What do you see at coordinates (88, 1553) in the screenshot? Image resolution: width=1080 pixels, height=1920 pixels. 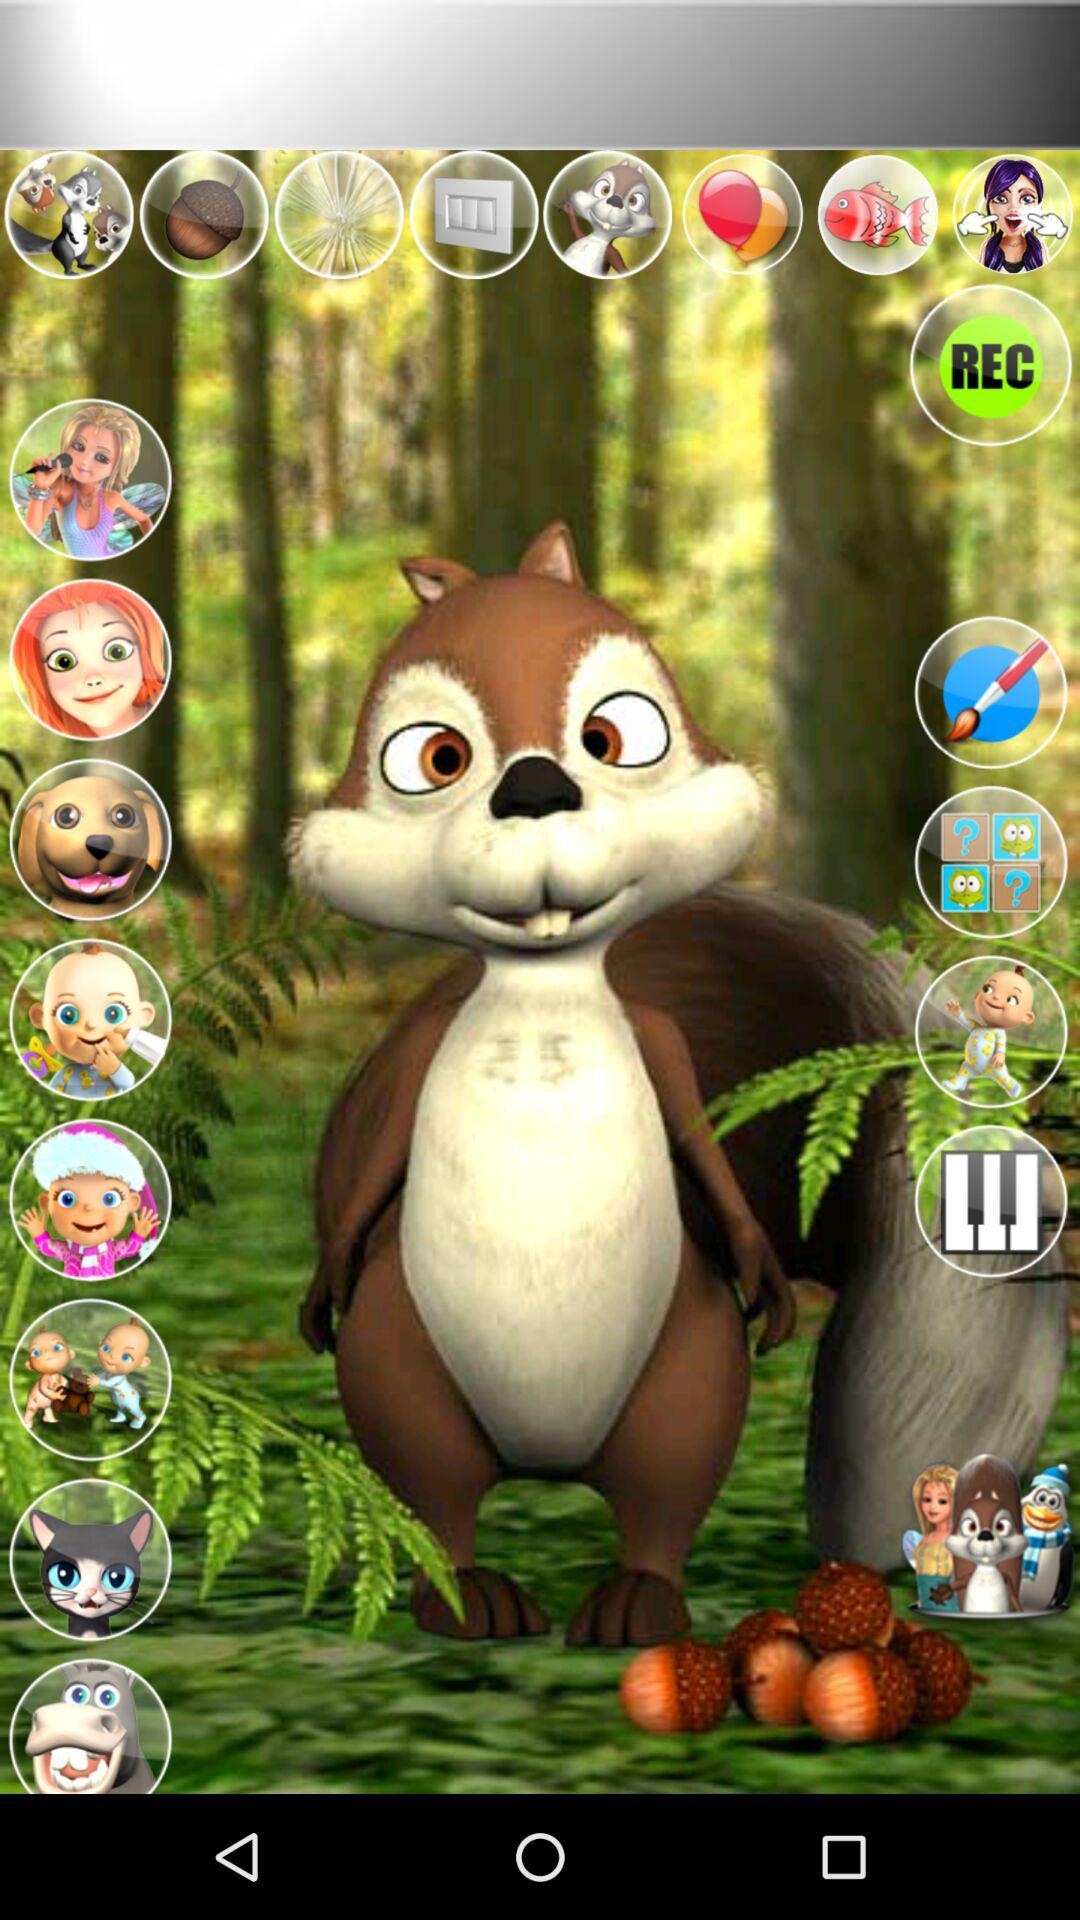 I see `change character` at bounding box center [88, 1553].